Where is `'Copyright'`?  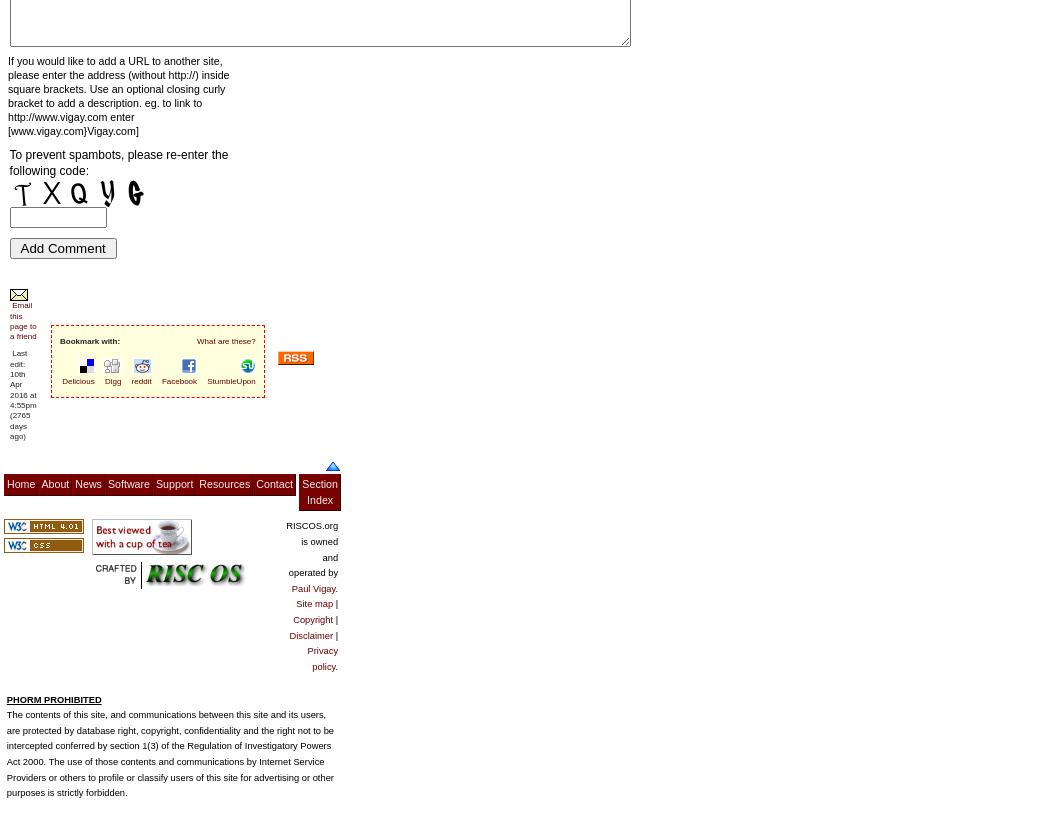
'Copyright' is located at coordinates (312, 618).